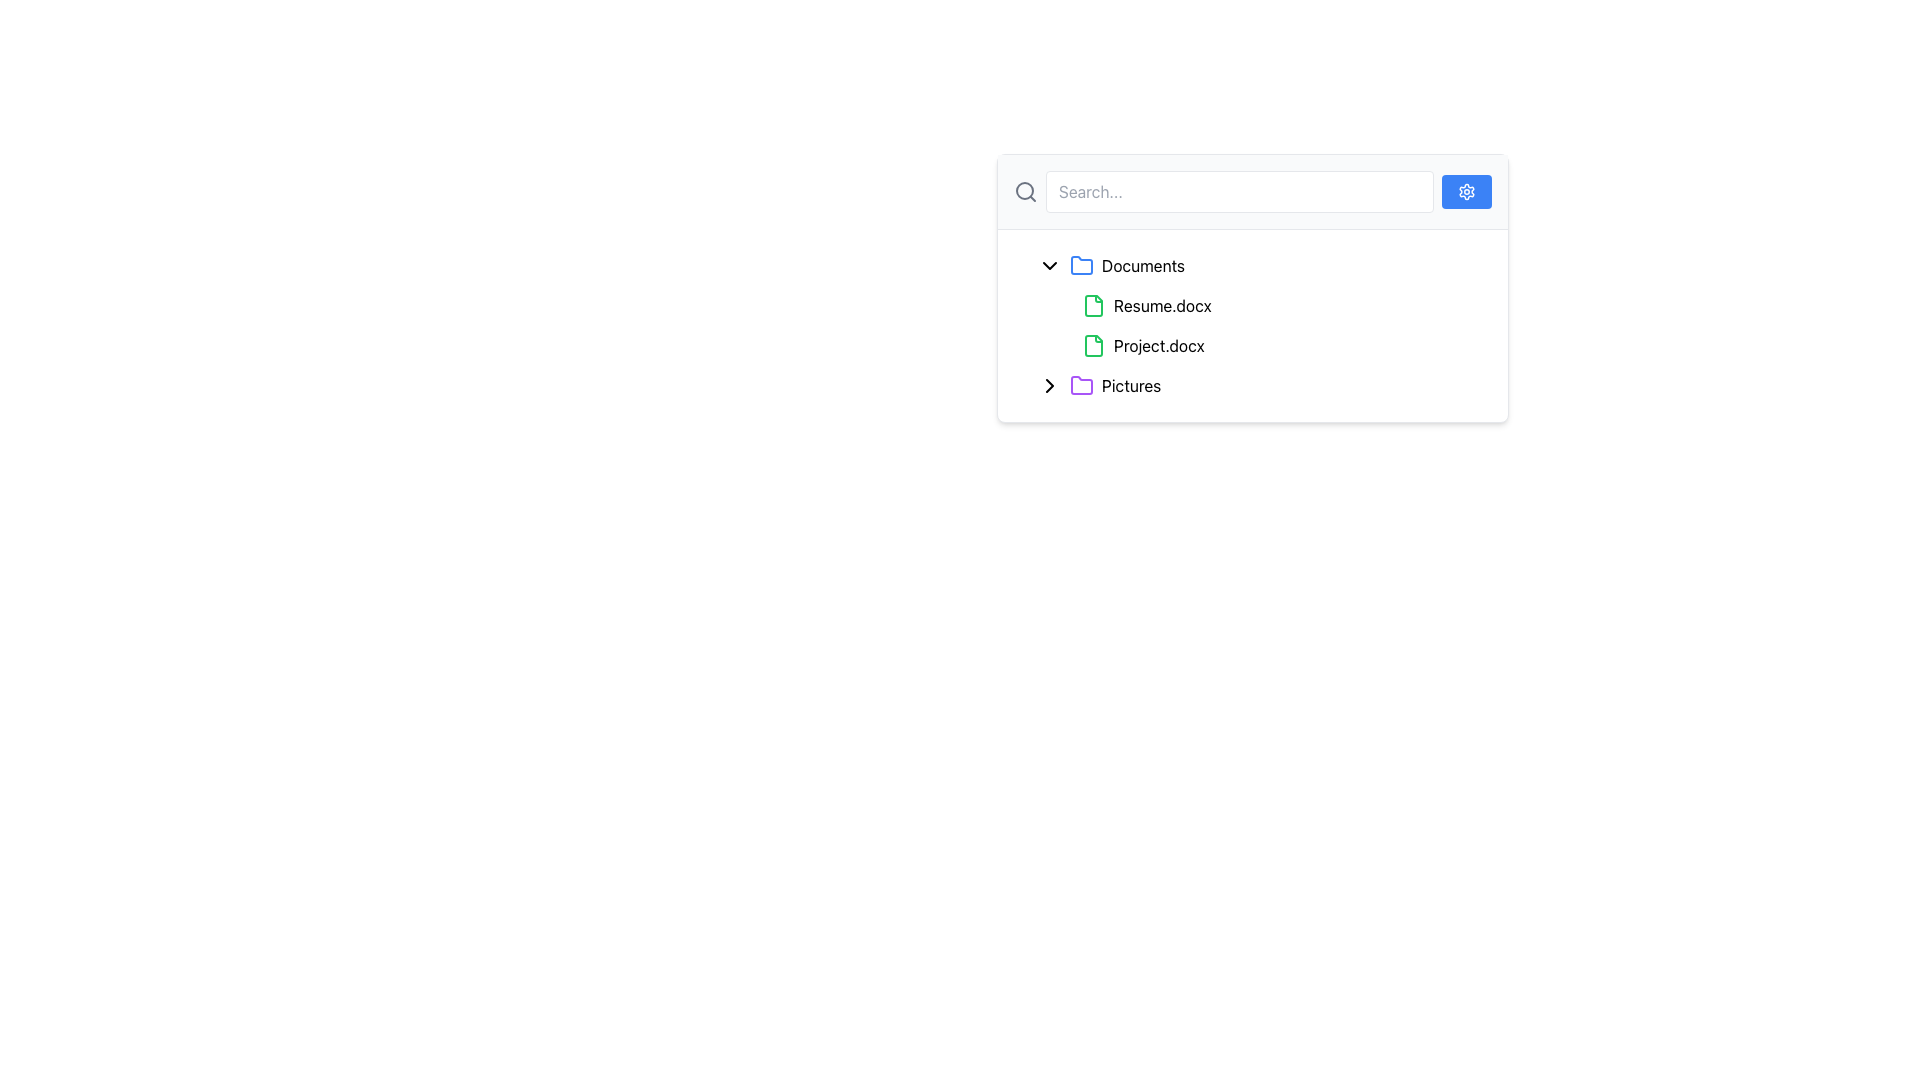 This screenshot has height=1080, width=1920. I want to click on the right arrow icon that indicates interaction with the 'Pictures' folder in the file explorer interface, so click(1049, 385).